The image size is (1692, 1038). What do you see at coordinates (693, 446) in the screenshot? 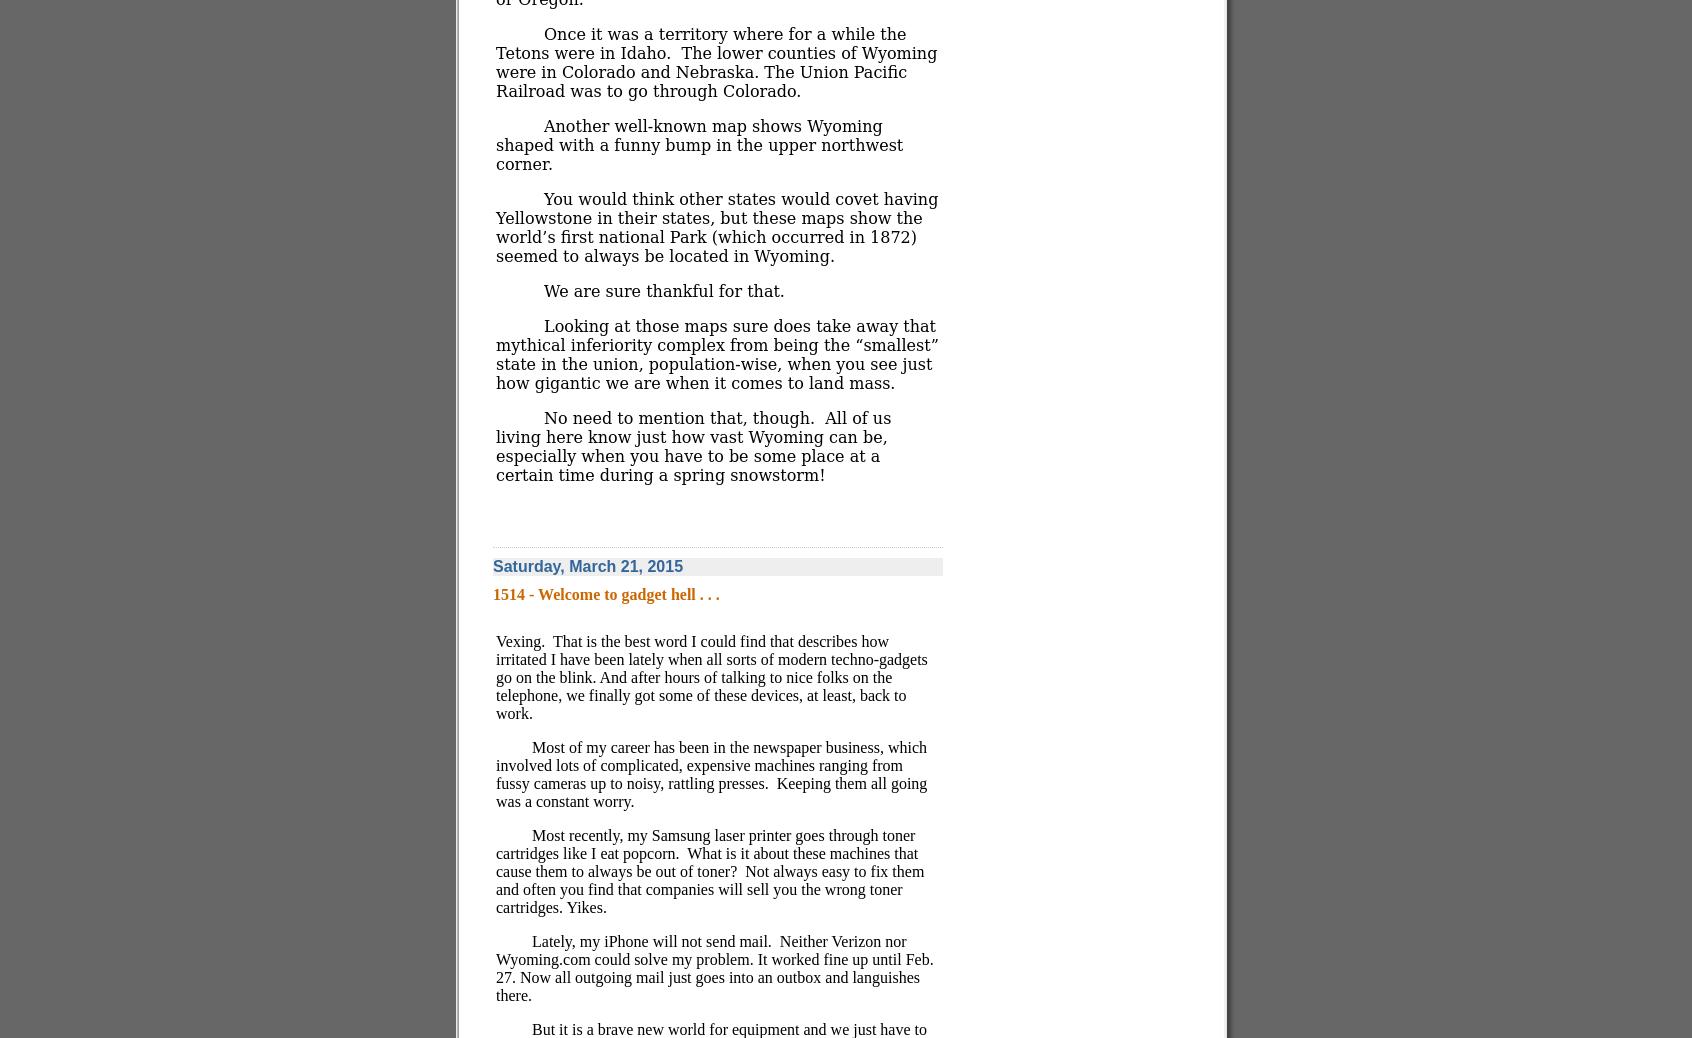
I see `'All of us living here know just how vast Wyoming
can be, especially when you have to be some place at a certain time during a
spring snowstorm!'` at bounding box center [693, 446].